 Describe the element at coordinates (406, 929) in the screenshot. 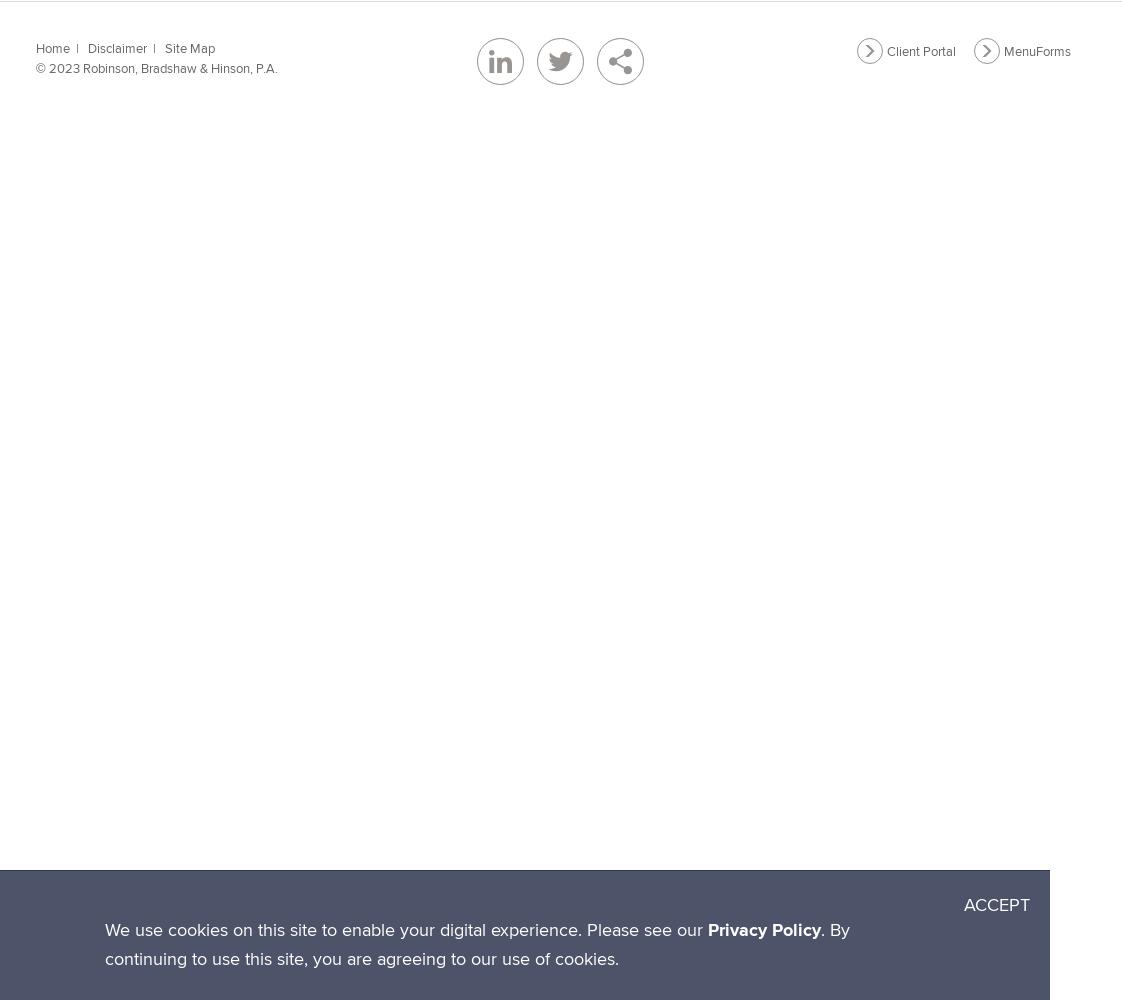

I see `'We use cookies on this site to enable your digital experience. Please see our'` at that location.